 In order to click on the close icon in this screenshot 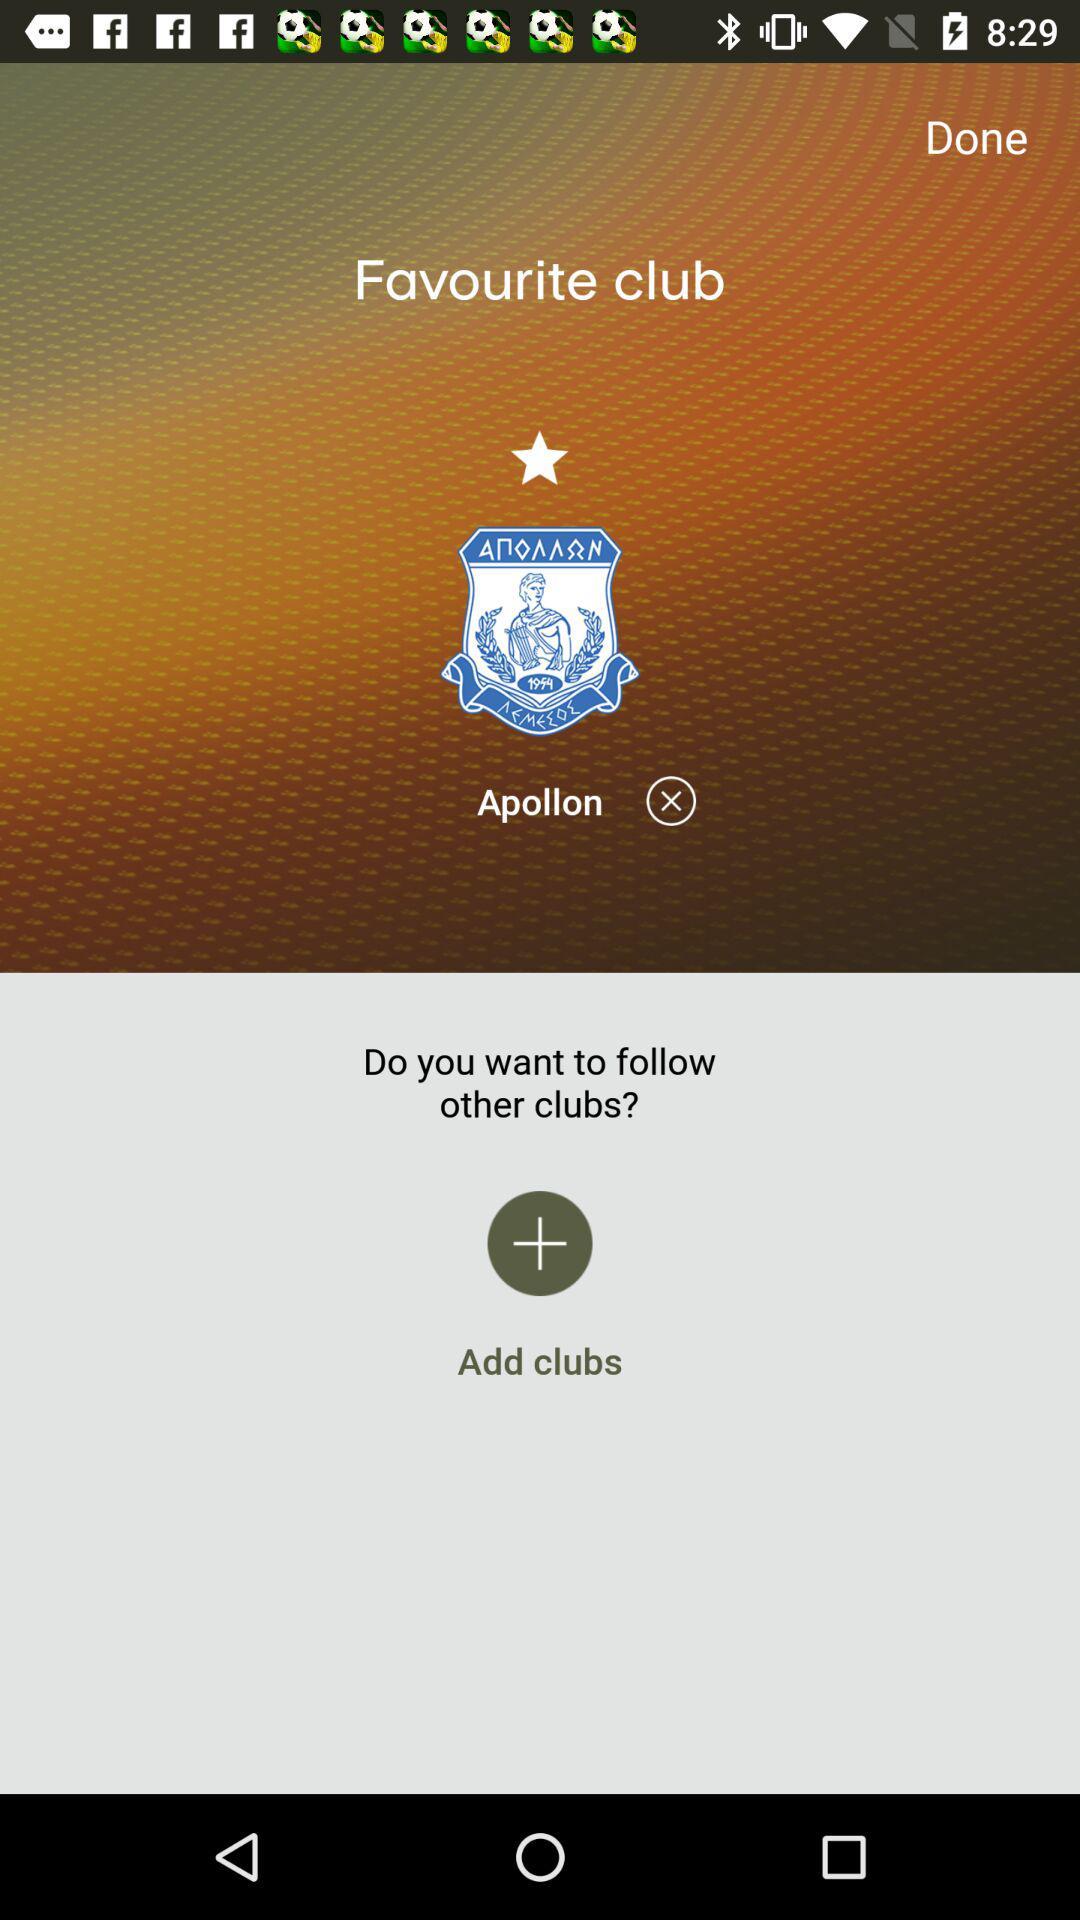, I will do `click(671, 801)`.